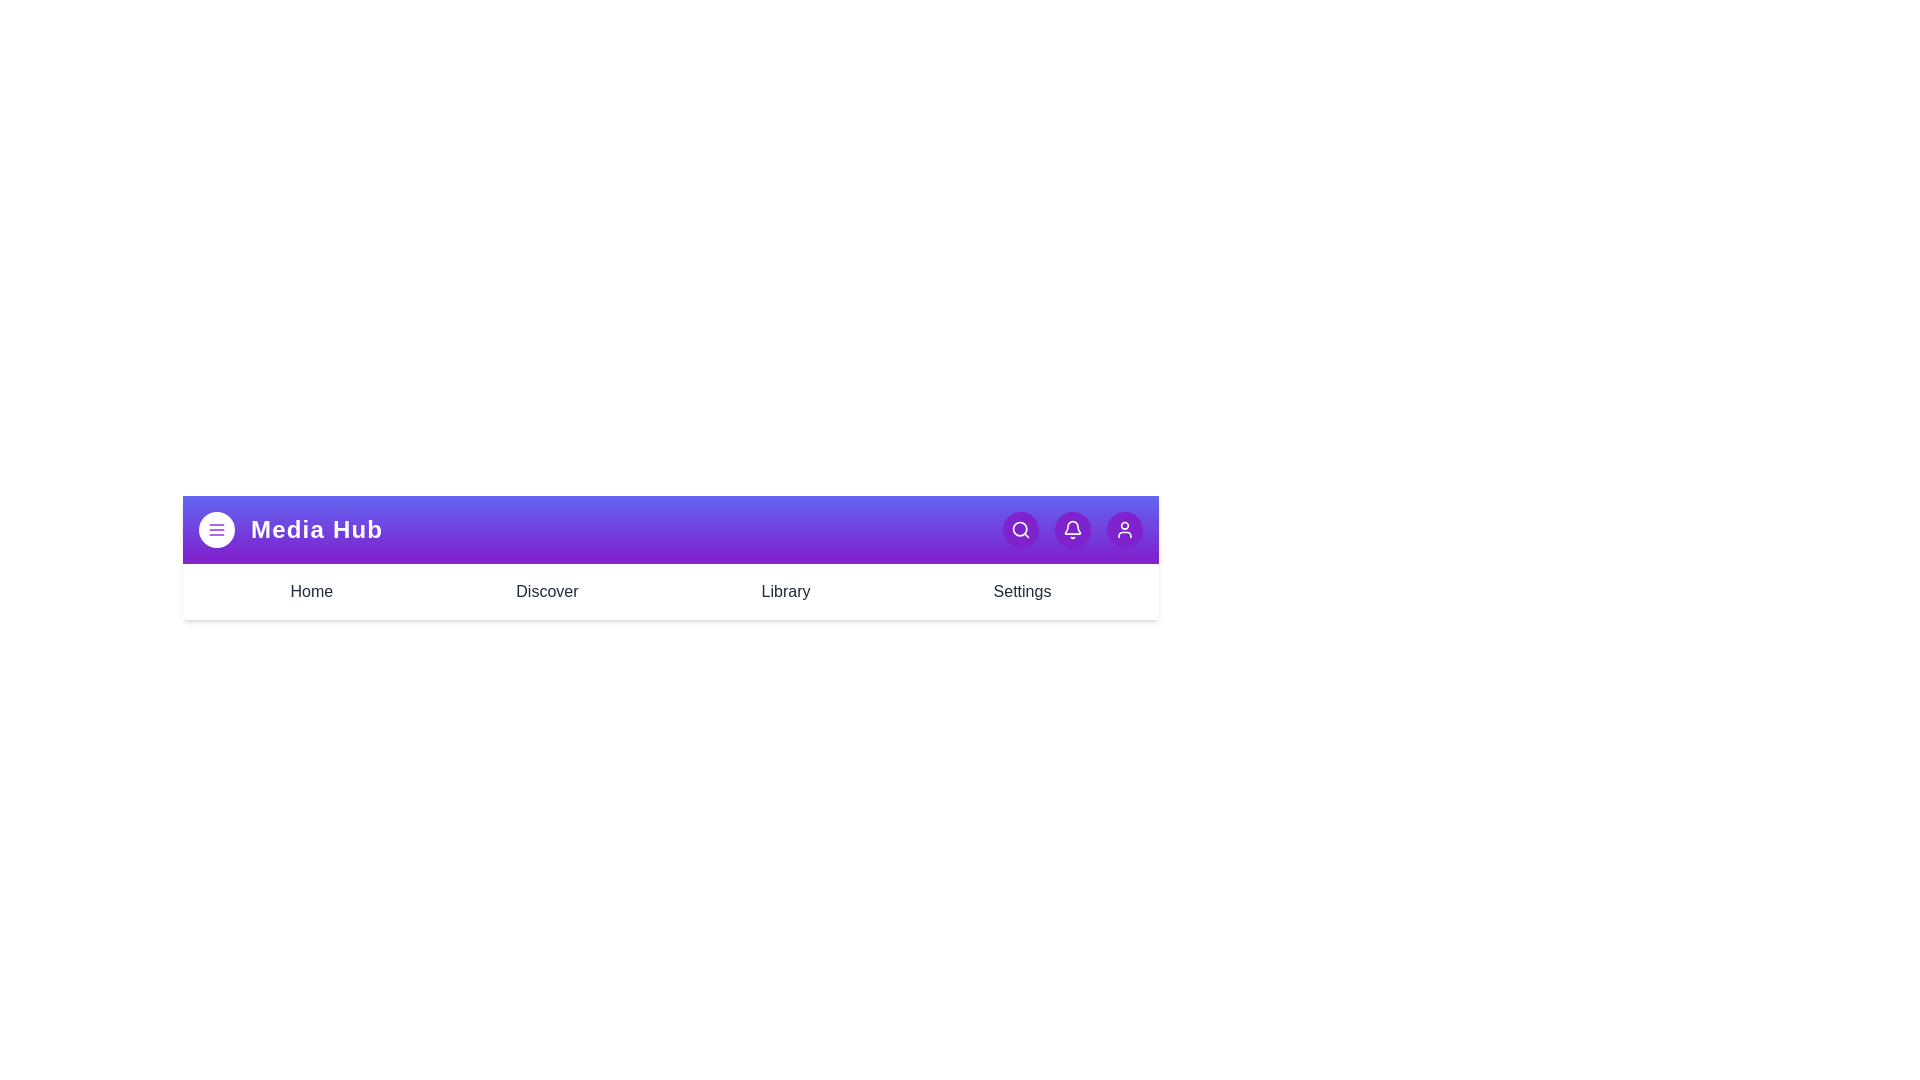  I want to click on the Library tab to navigate to the respective section, so click(785, 590).